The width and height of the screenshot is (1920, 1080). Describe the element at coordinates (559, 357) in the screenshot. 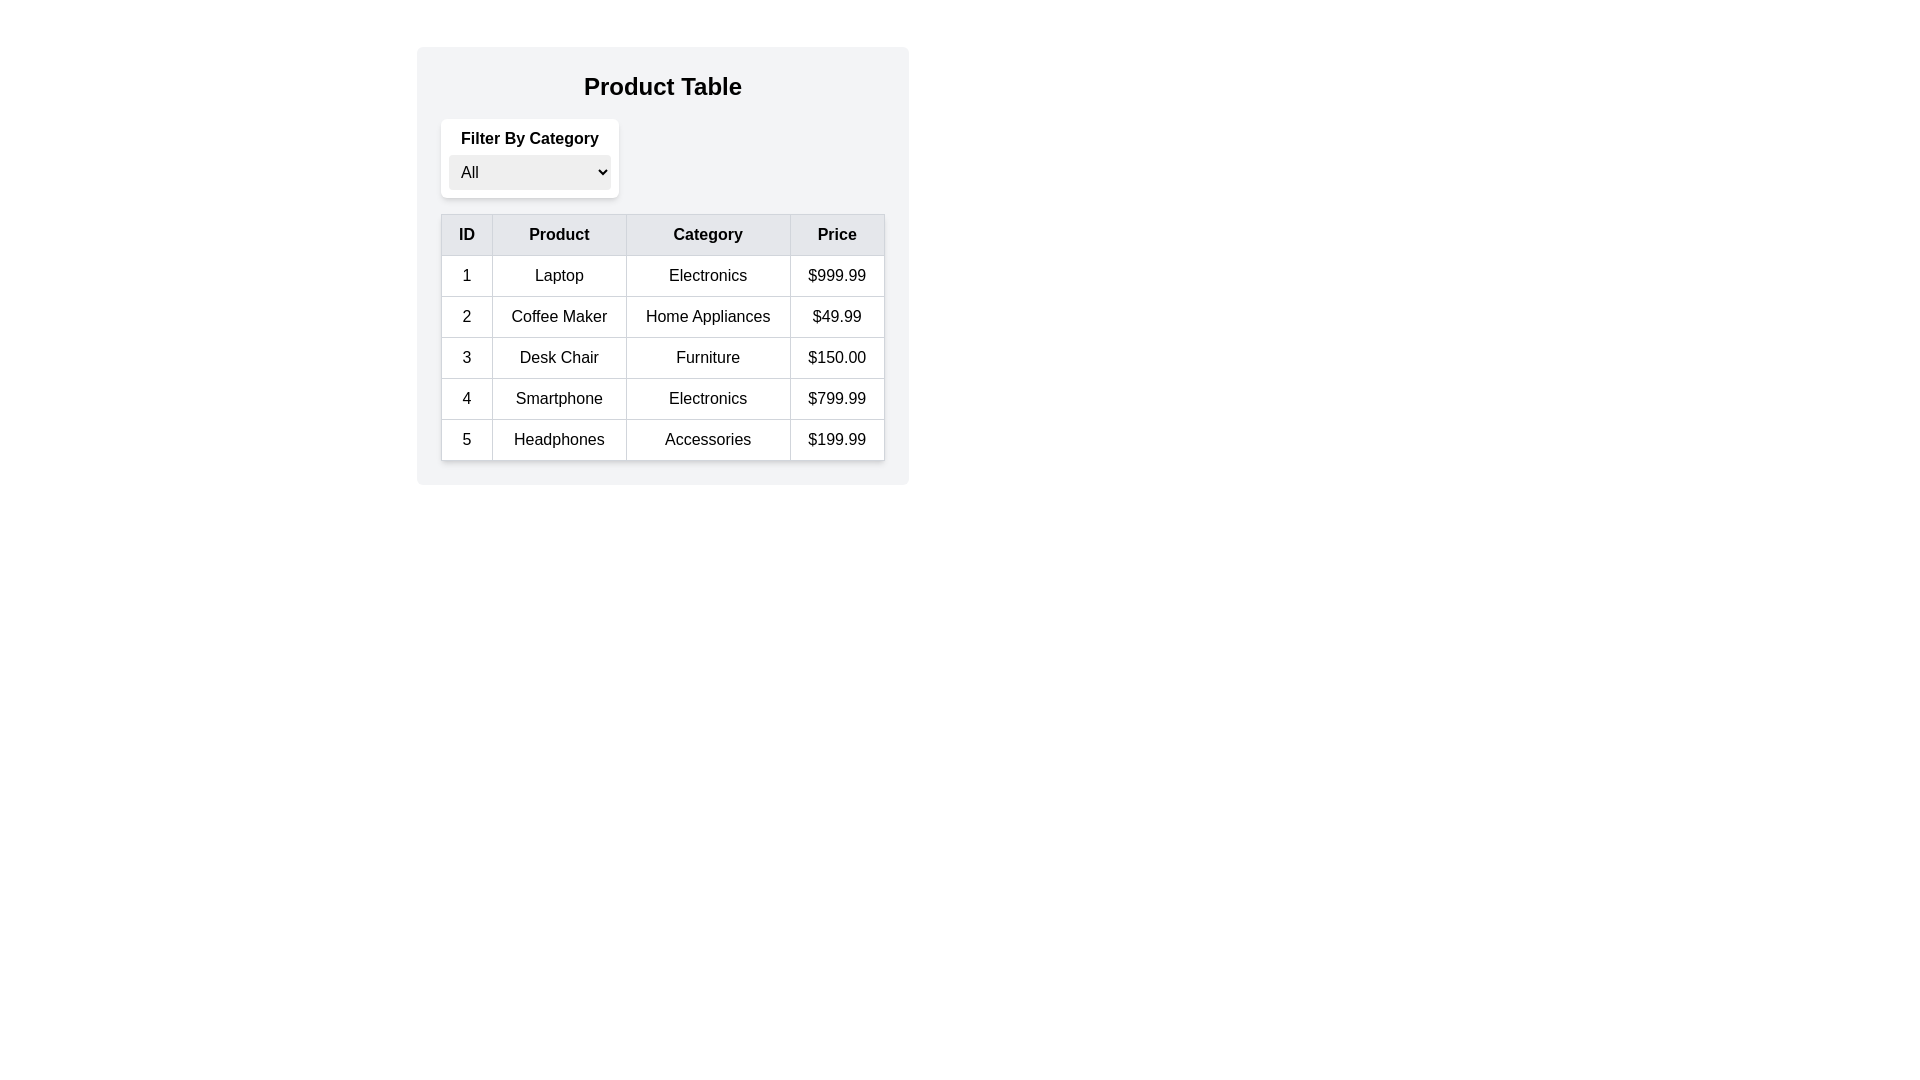

I see `the text element displaying 'Desk Chair'` at that location.